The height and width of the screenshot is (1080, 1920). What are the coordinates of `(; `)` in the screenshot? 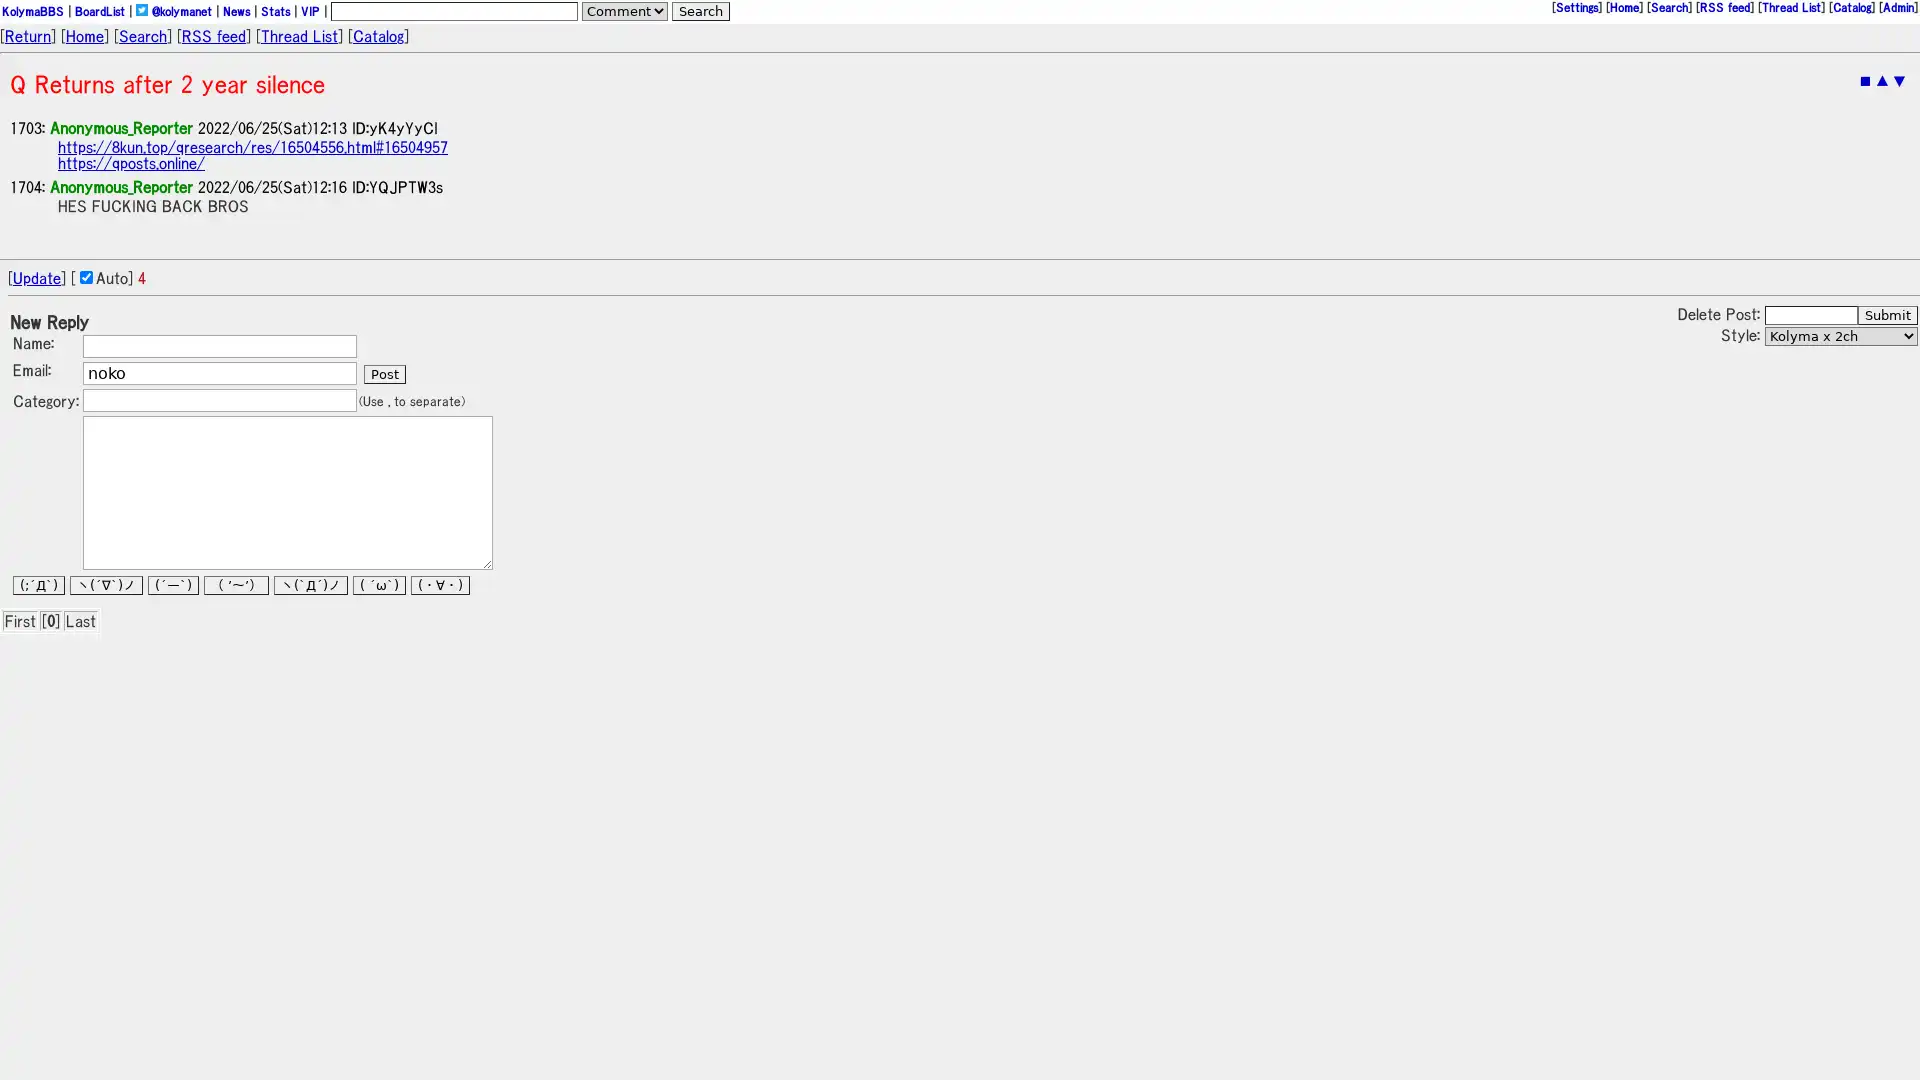 It's located at (38, 585).